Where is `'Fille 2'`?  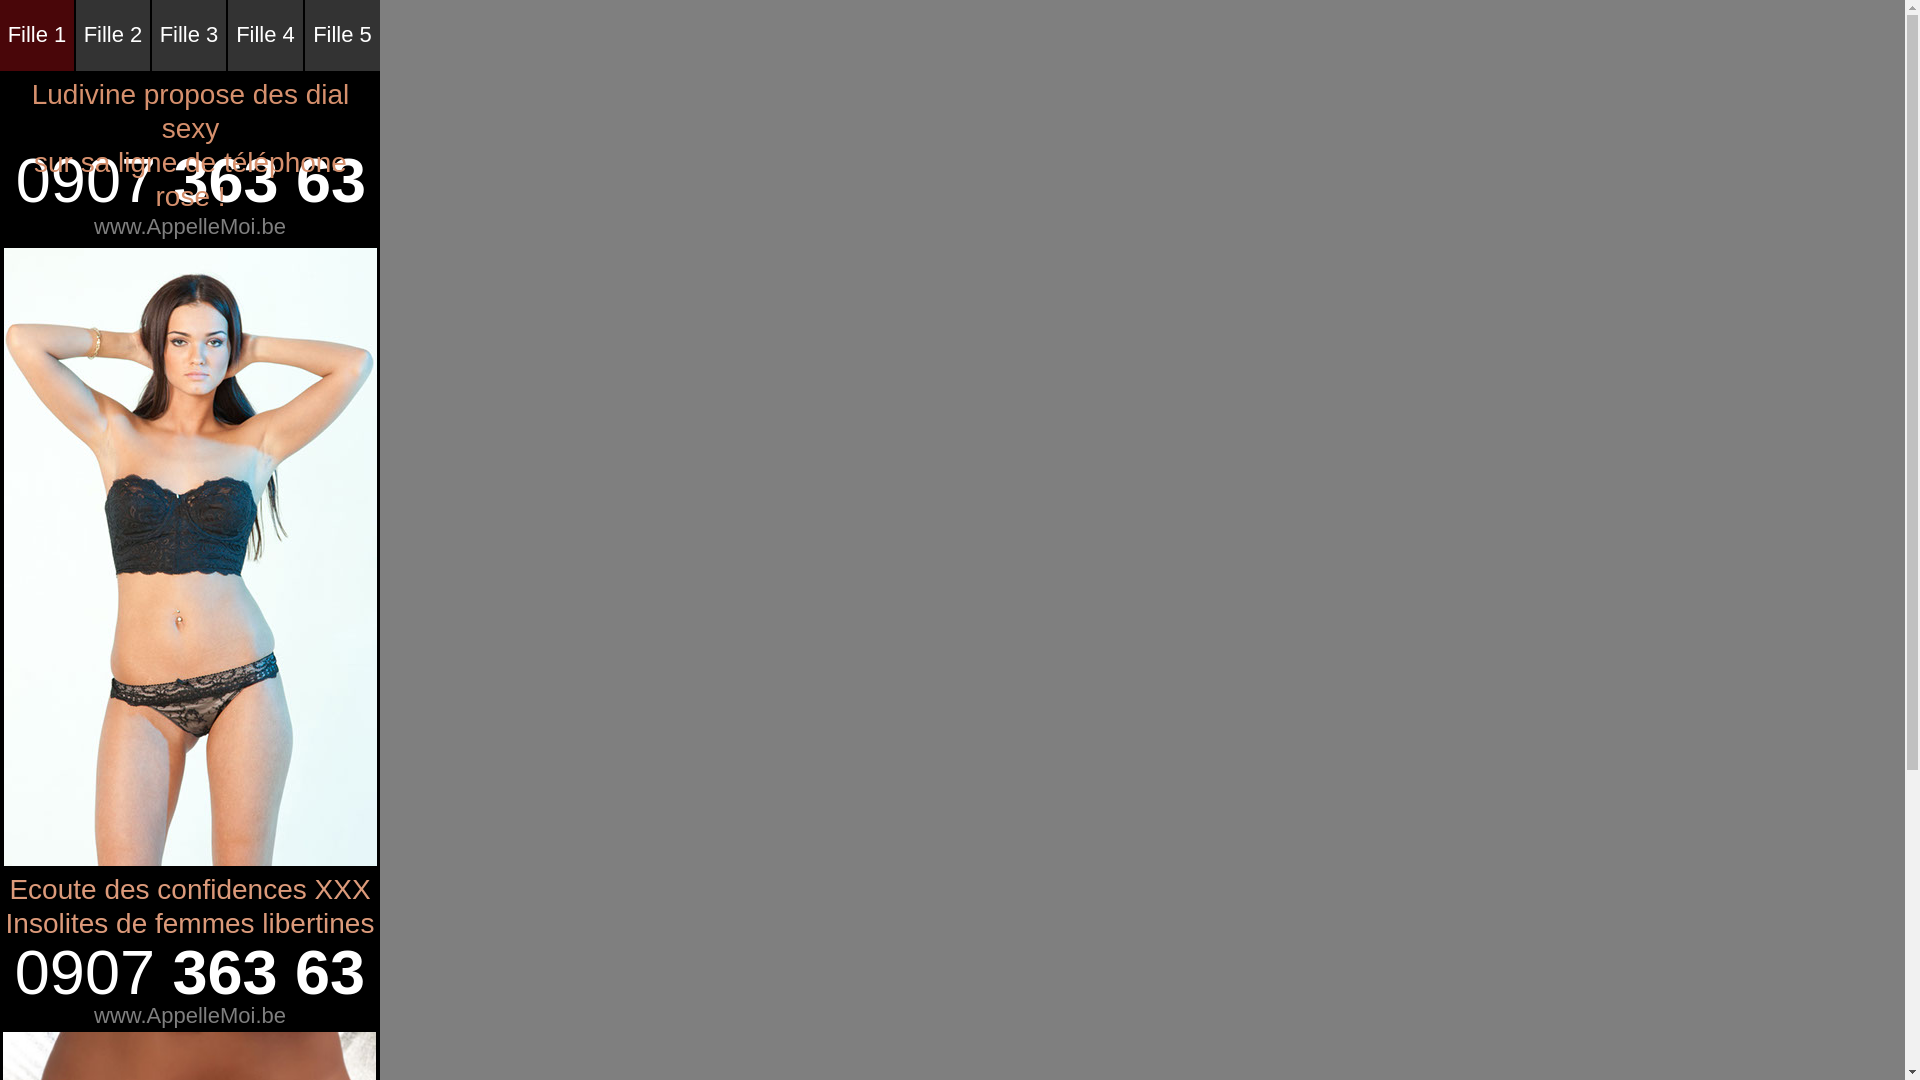
'Fille 2' is located at coordinates (112, 35).